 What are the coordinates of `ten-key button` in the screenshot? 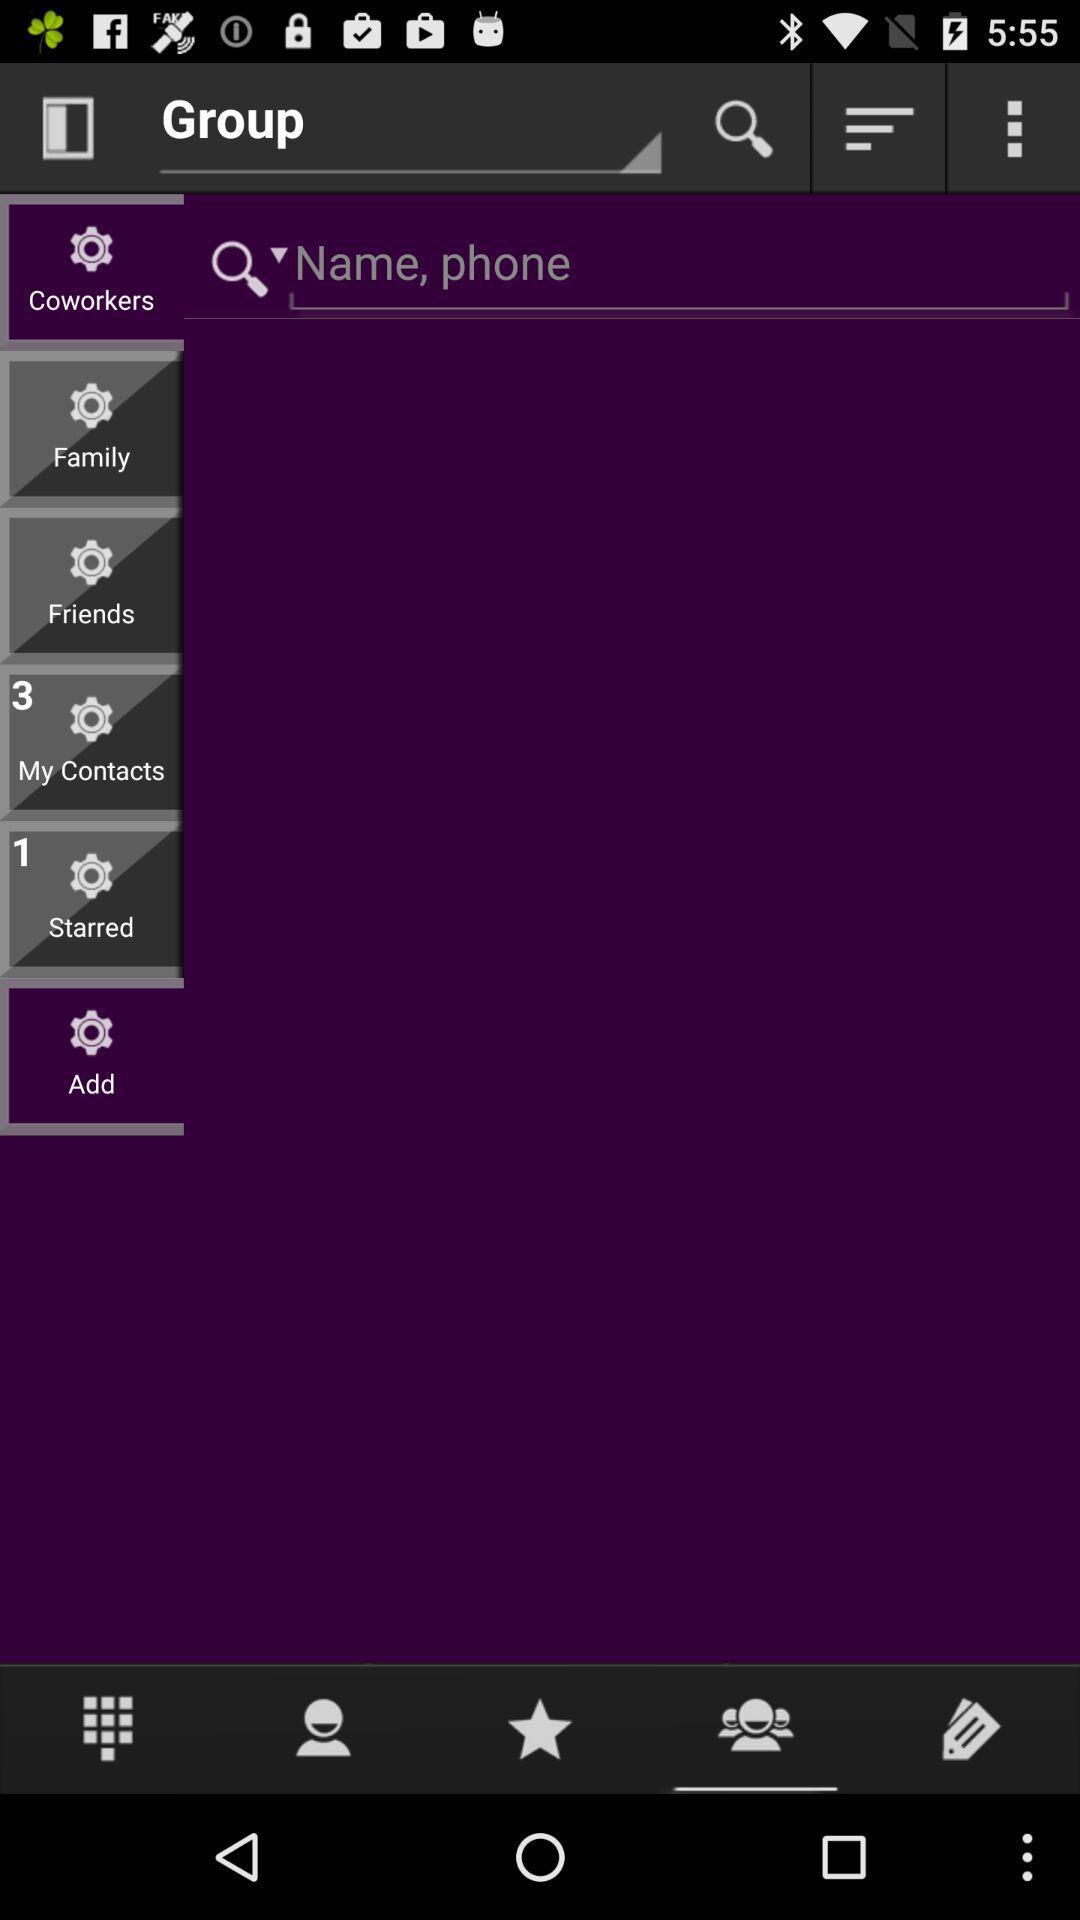 It's located at (108, 1727).